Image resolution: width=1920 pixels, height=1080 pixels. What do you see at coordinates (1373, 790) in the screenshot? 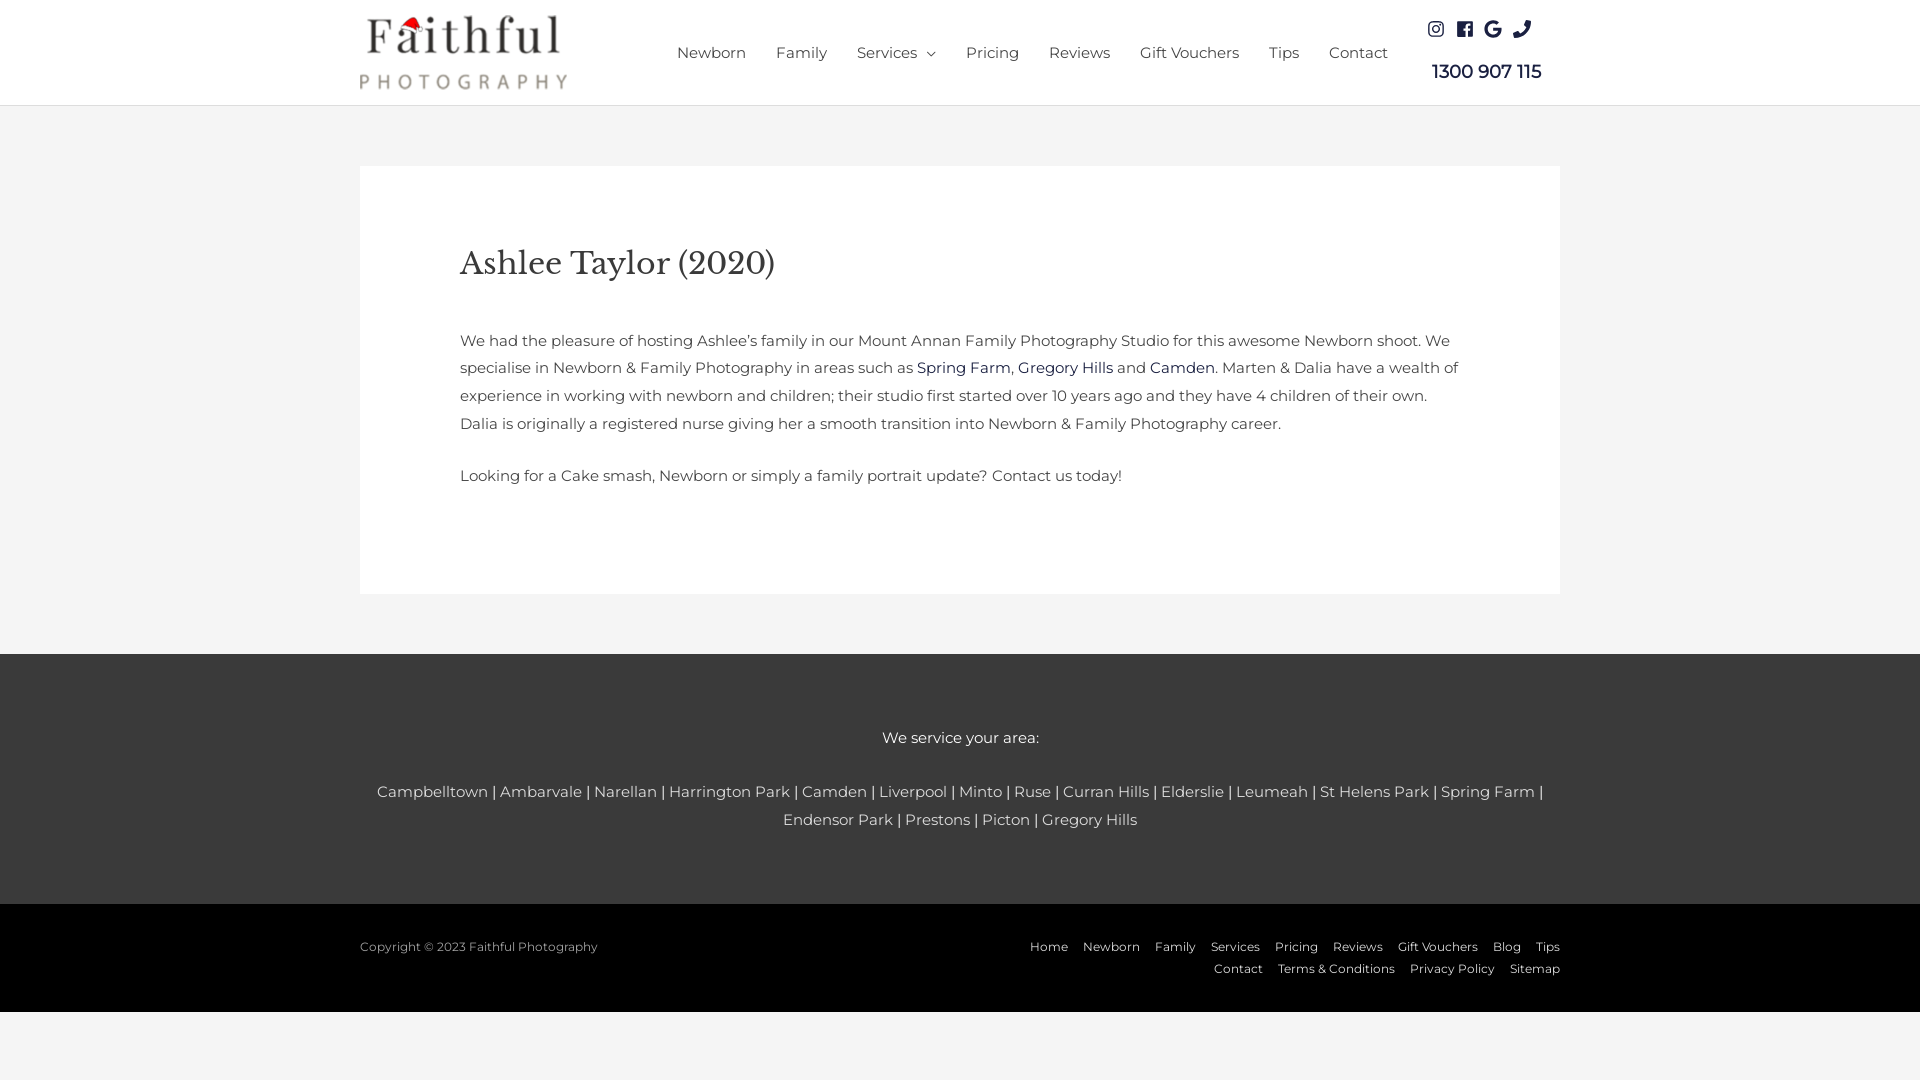
I see `'St Helens Park'` at bounding box center [1373, 790].